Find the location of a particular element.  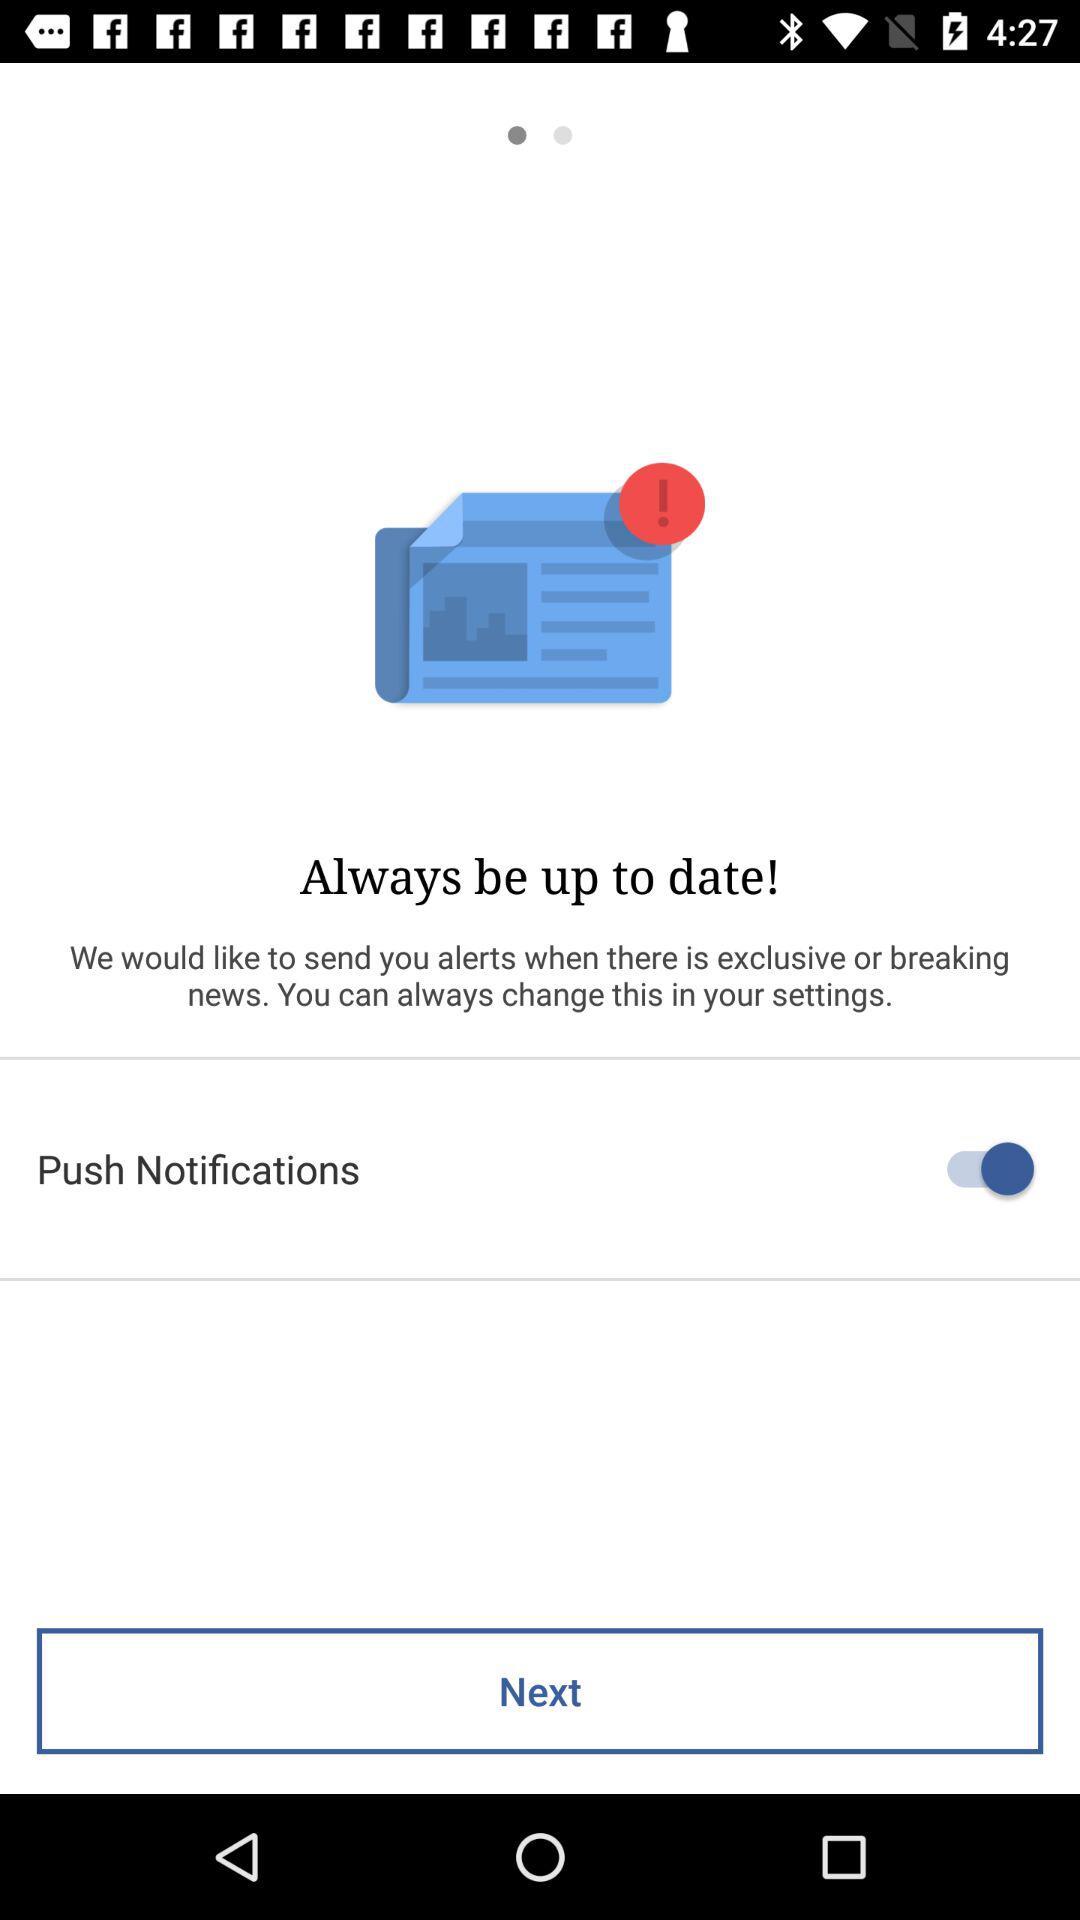

next icon is located at coordinates (540, 1690).